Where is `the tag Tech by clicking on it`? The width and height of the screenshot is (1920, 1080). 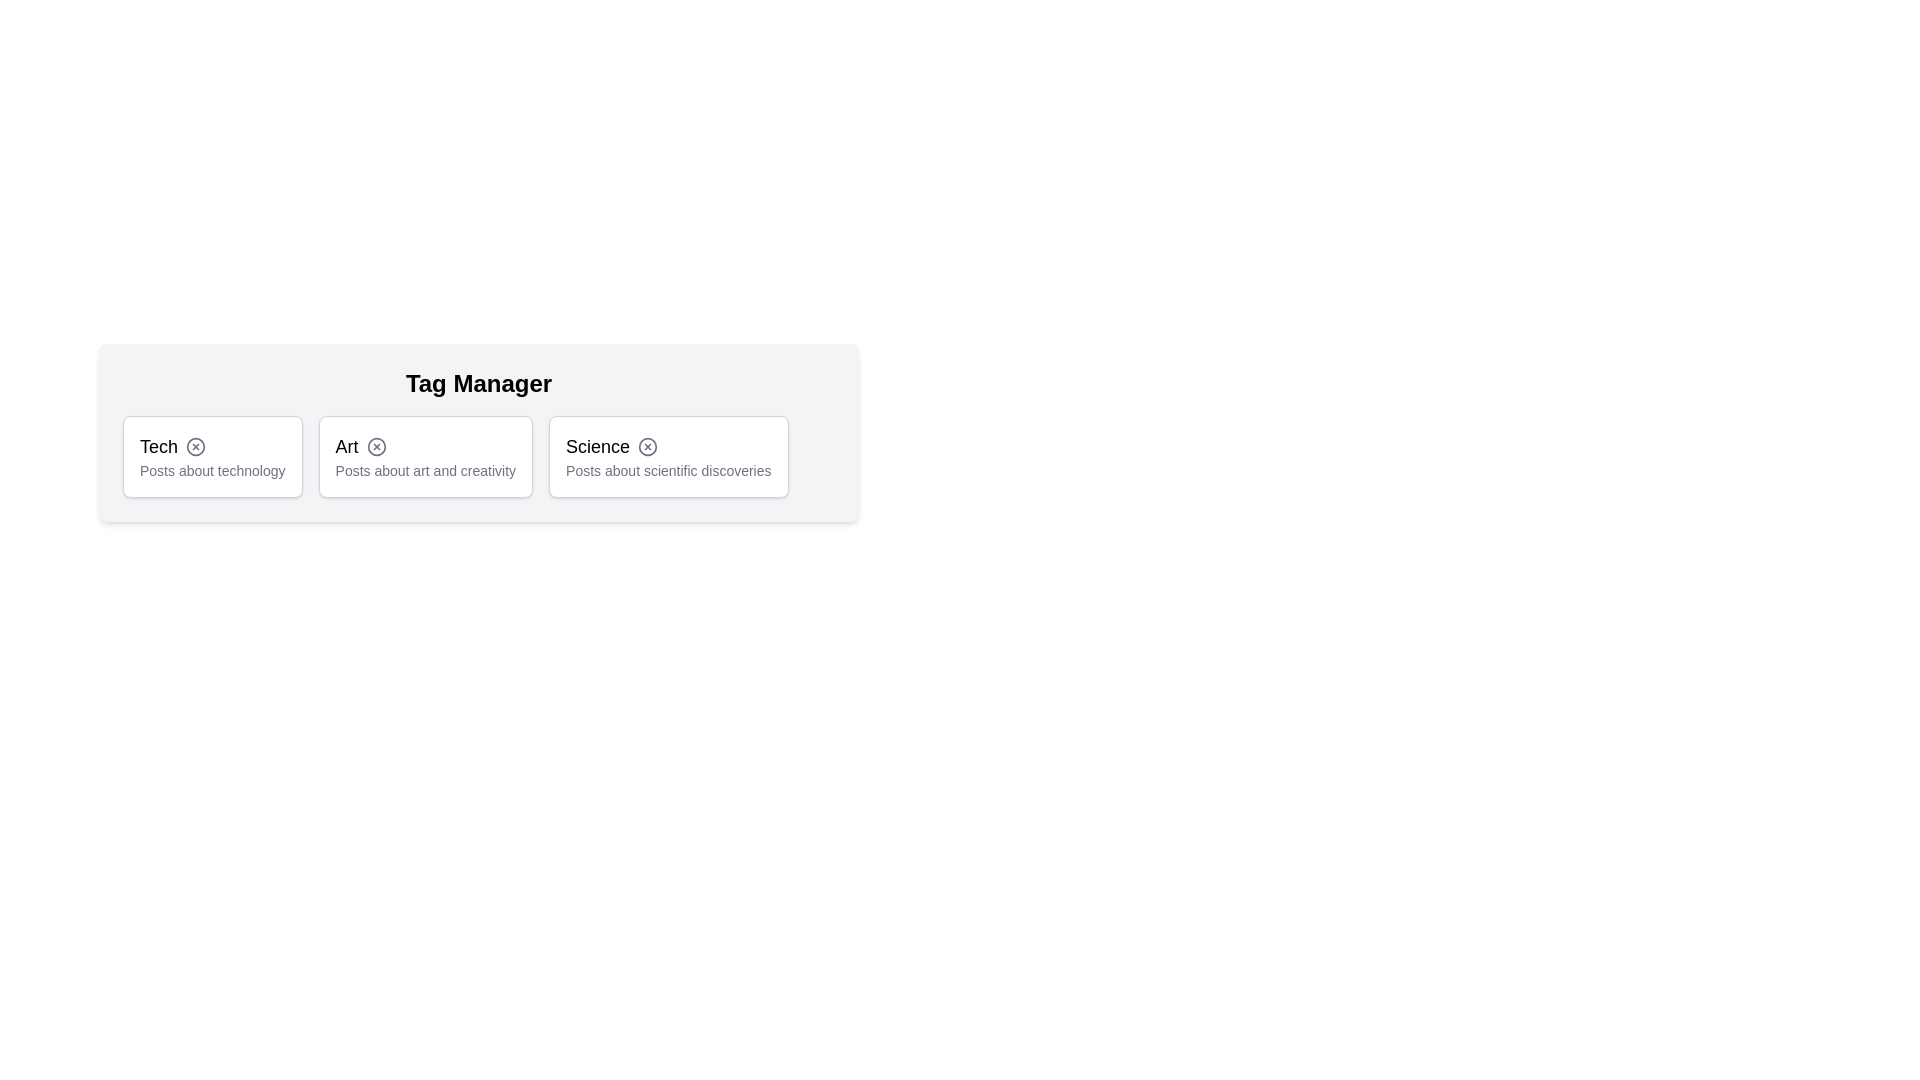
the tag Tech by clicking on it is located at coordinates (211, 456).